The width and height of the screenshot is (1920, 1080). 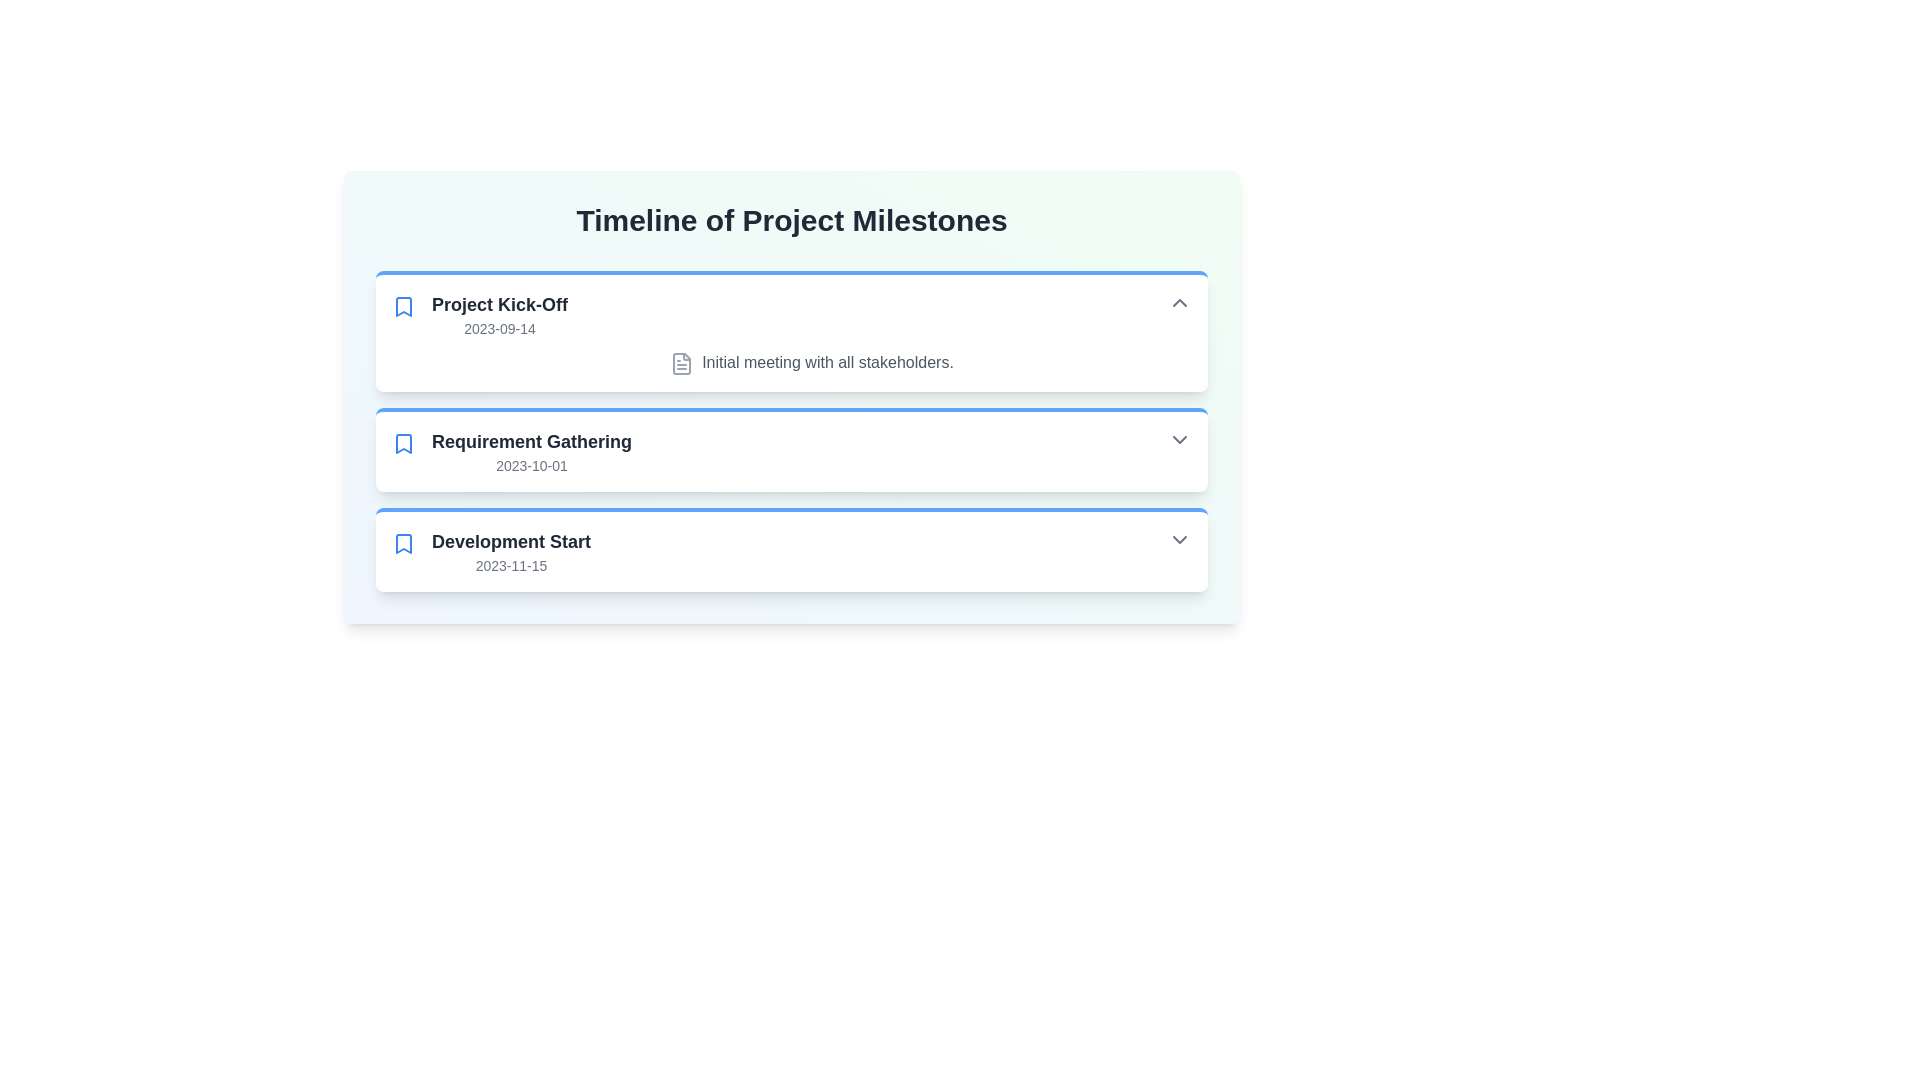 What do you see at coordinates (499, 304) in the screenshot?
I see `the Text Label that serves as the title of the milestone event, located in the topmost item of a vertically arranged list, above the text '2023-09-14', within a blue-bordered card` at bounding box center [499, 304].